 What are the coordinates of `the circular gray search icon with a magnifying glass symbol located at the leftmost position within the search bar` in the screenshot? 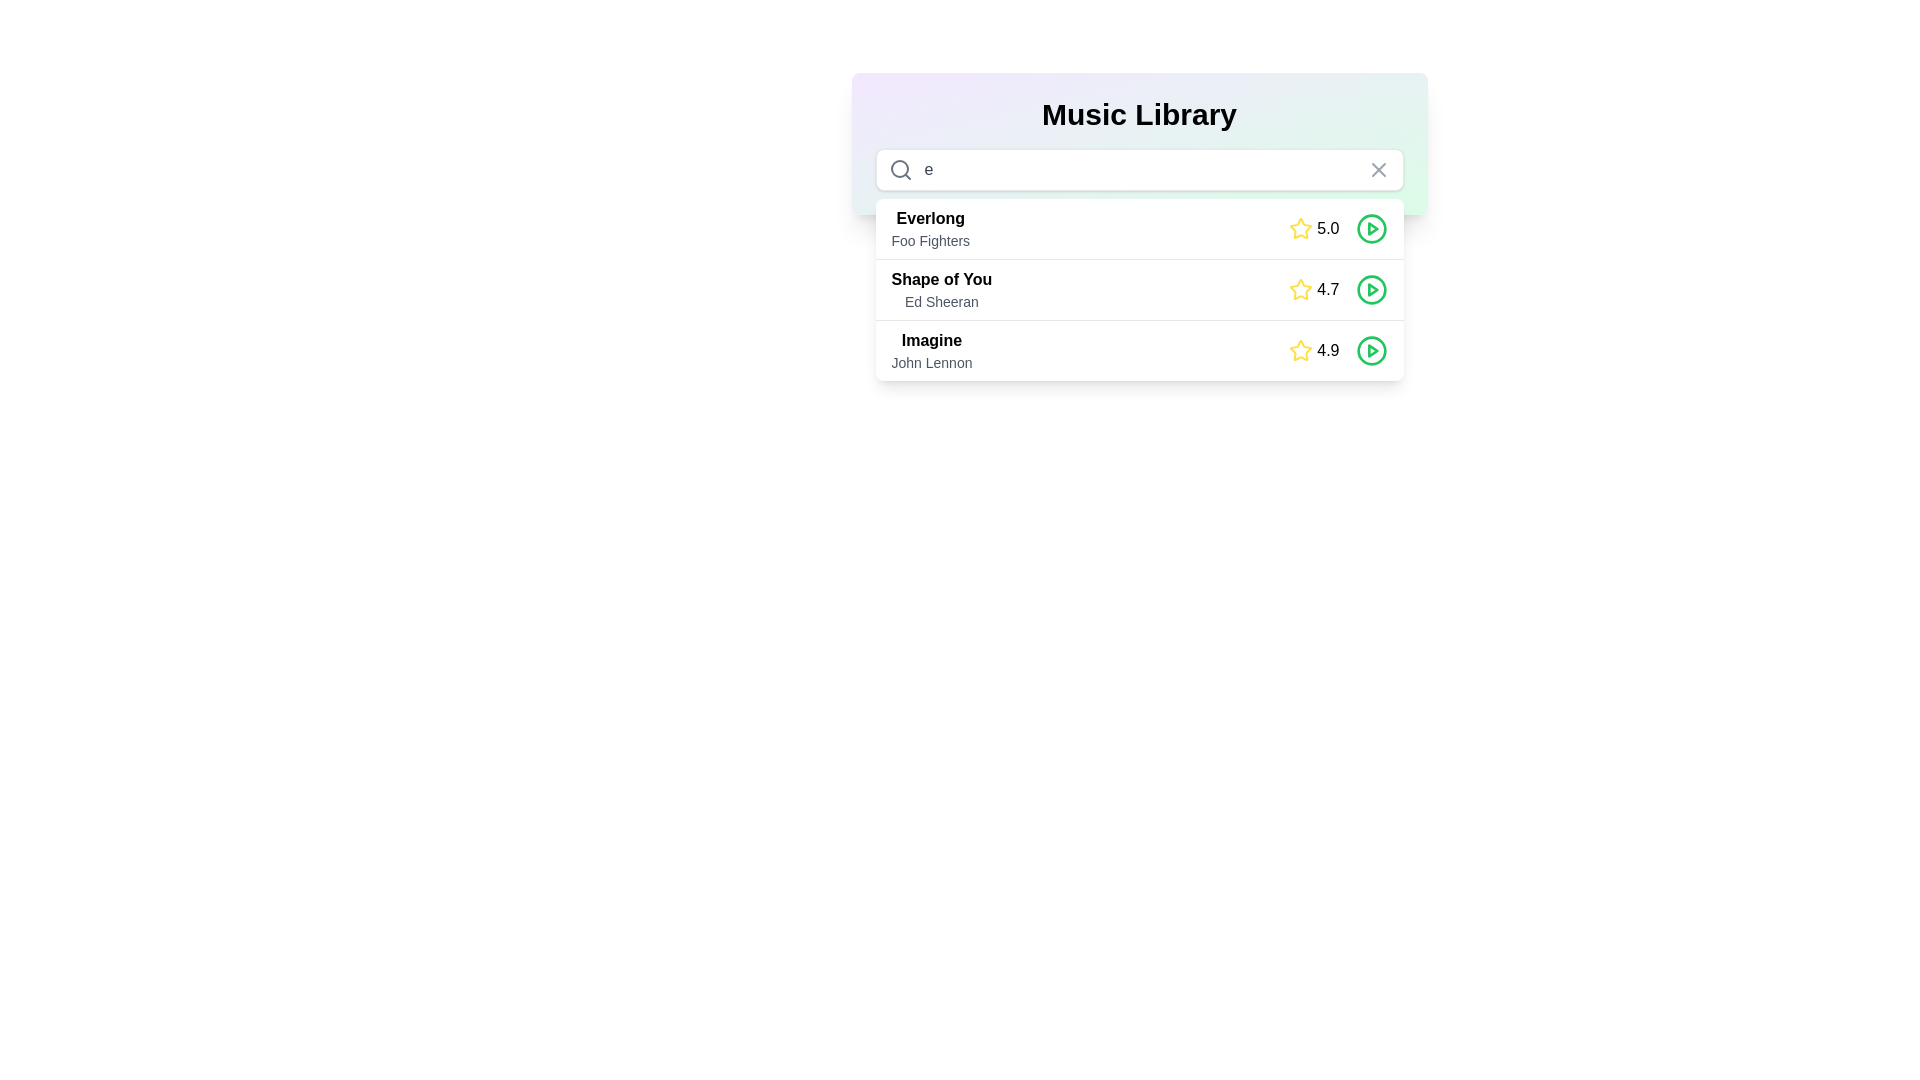 It's located at (899, 168).